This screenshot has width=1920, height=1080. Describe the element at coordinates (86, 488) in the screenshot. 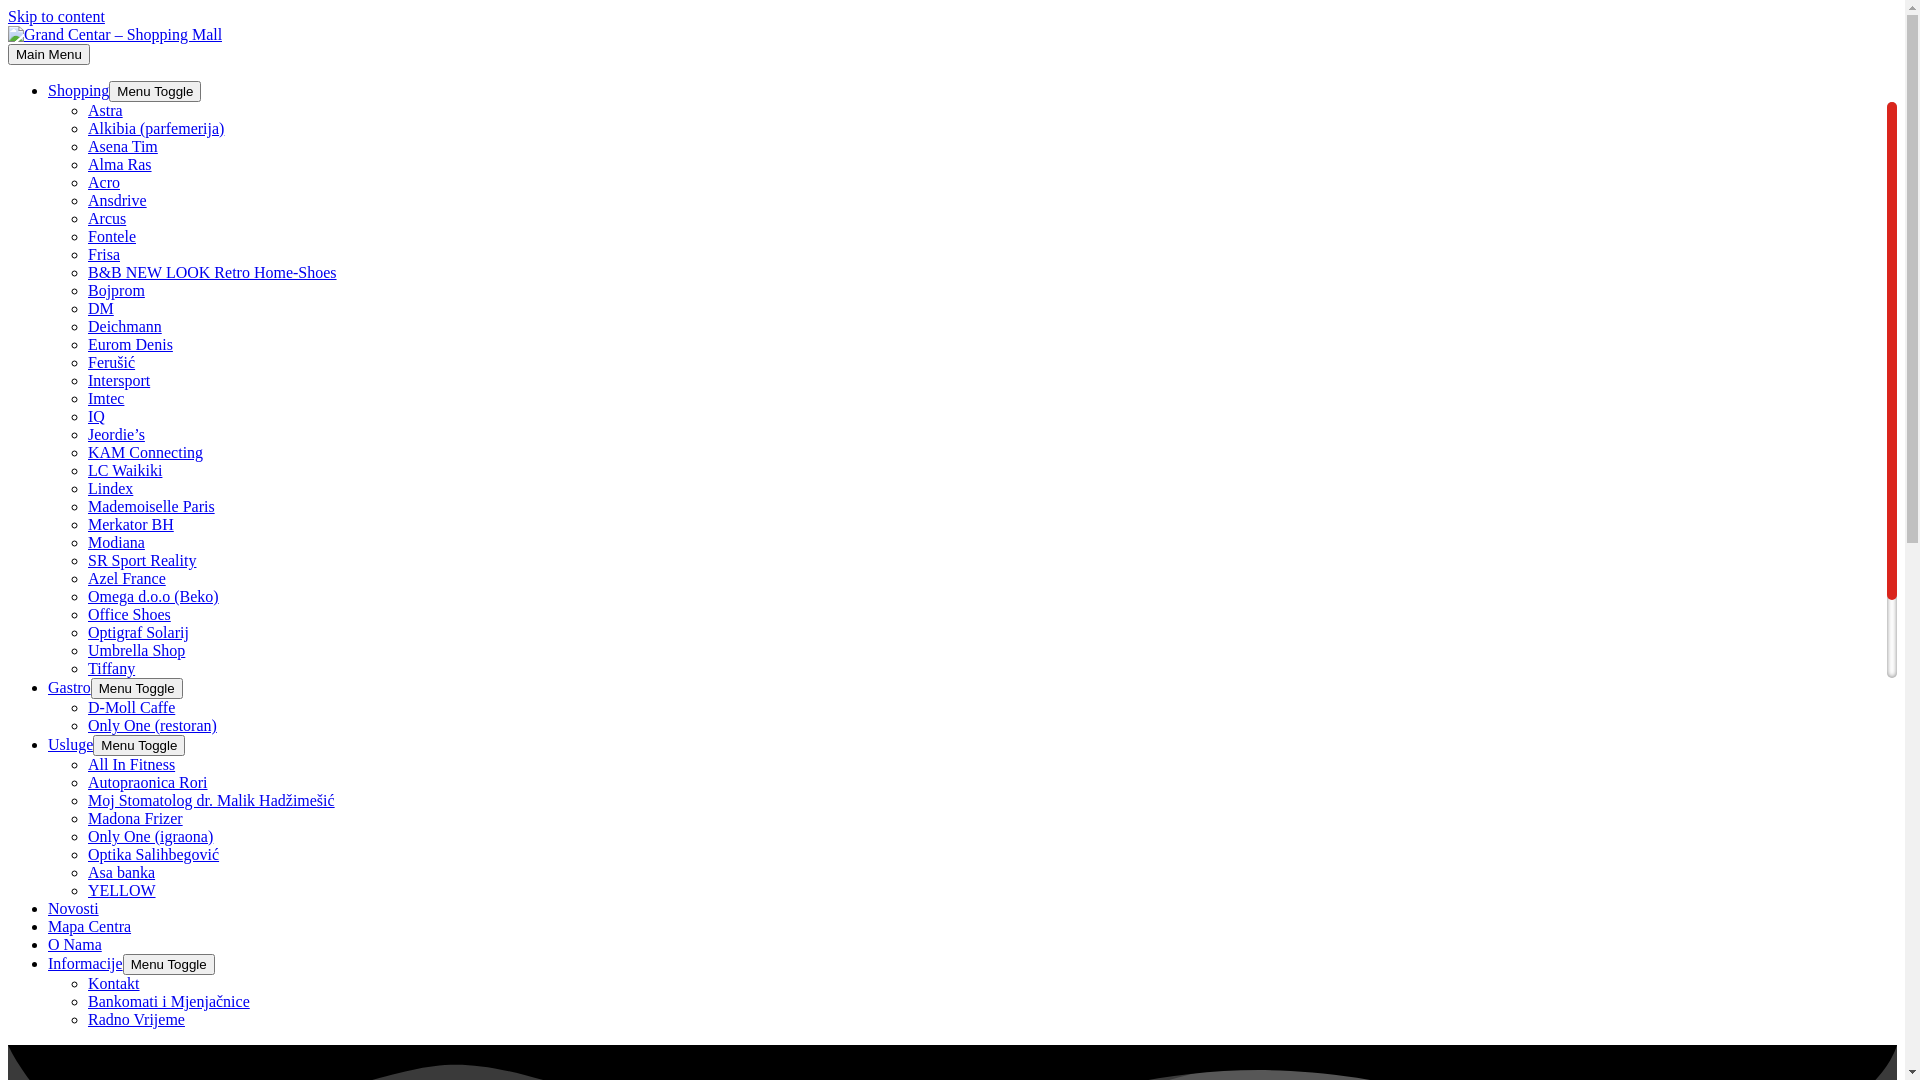

I see `'Lindex'` at that location.